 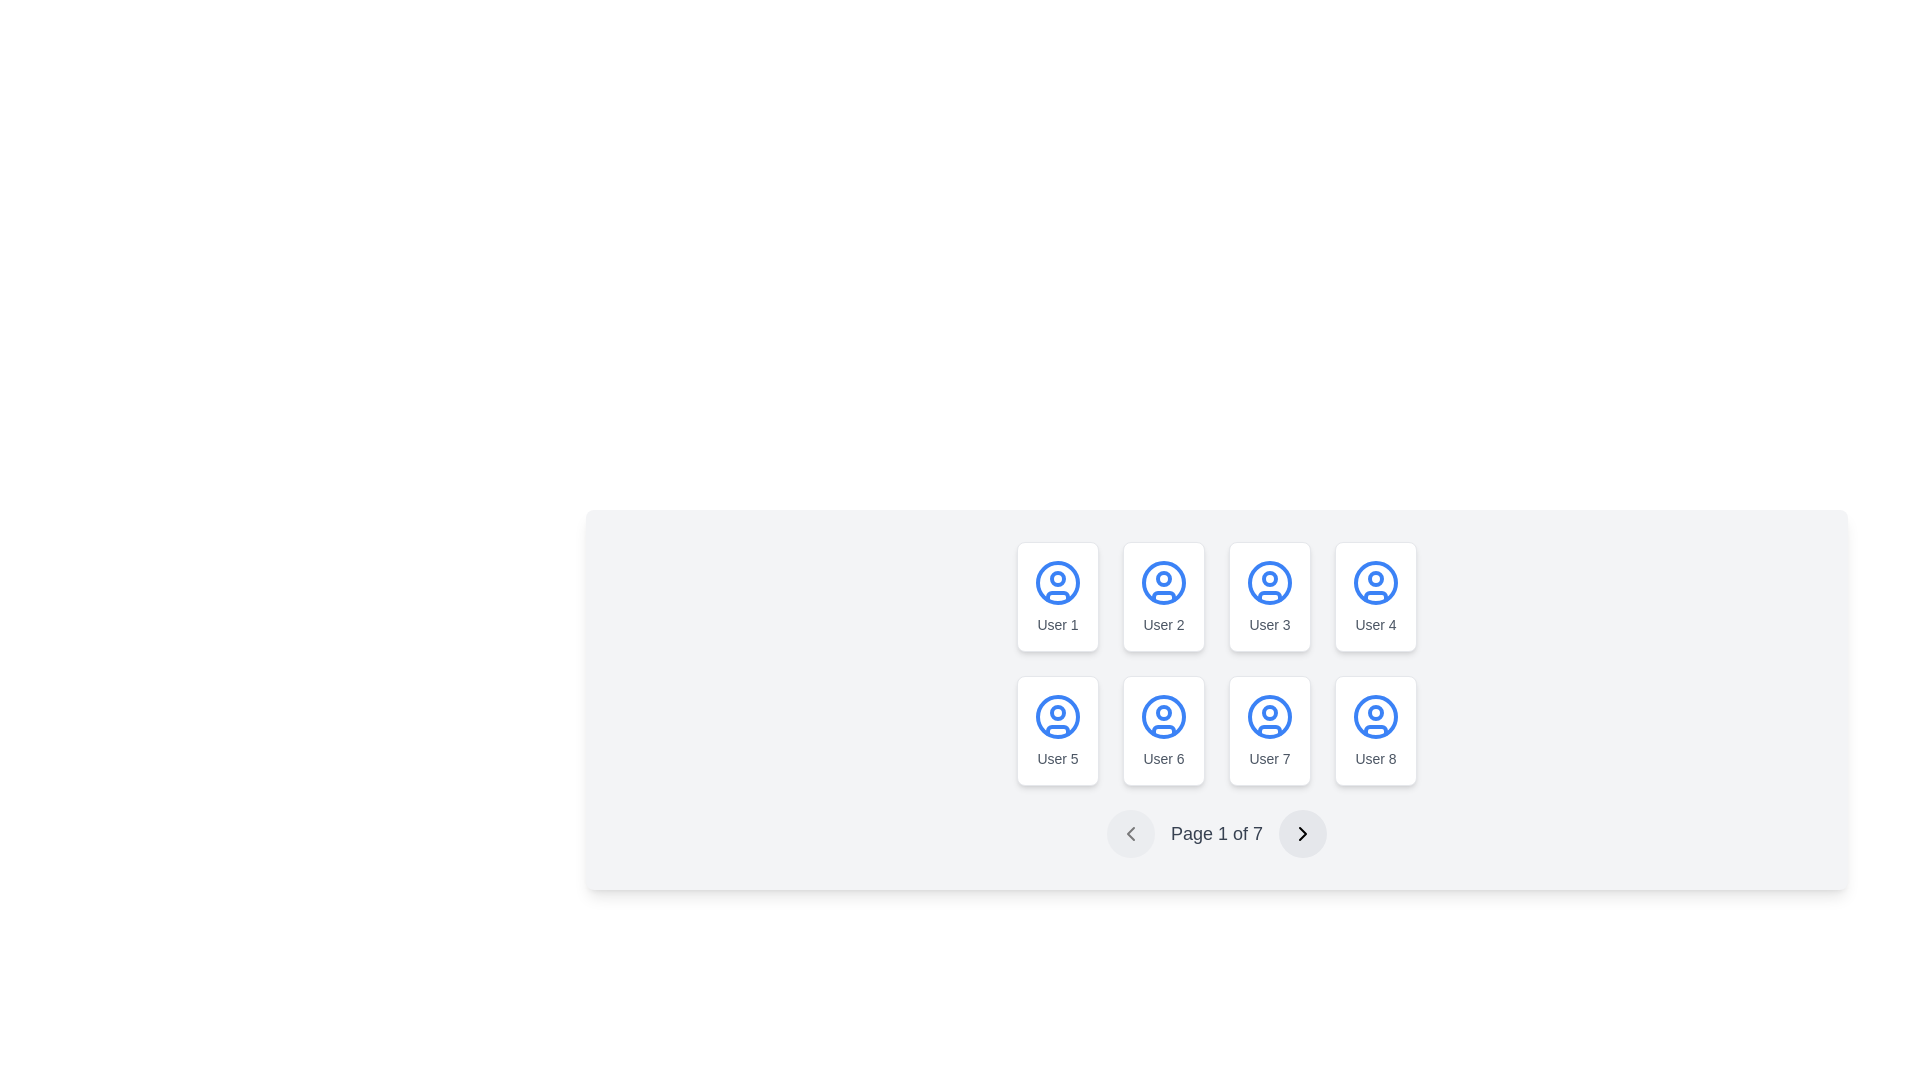 What do you see at coordinates (1056, 716) in the screenshot?
I see `the user profile icon representing 'User 5', located at the center-top of the panel in the second row, first column of the user cards grid` at bounding box center [1056, 716].